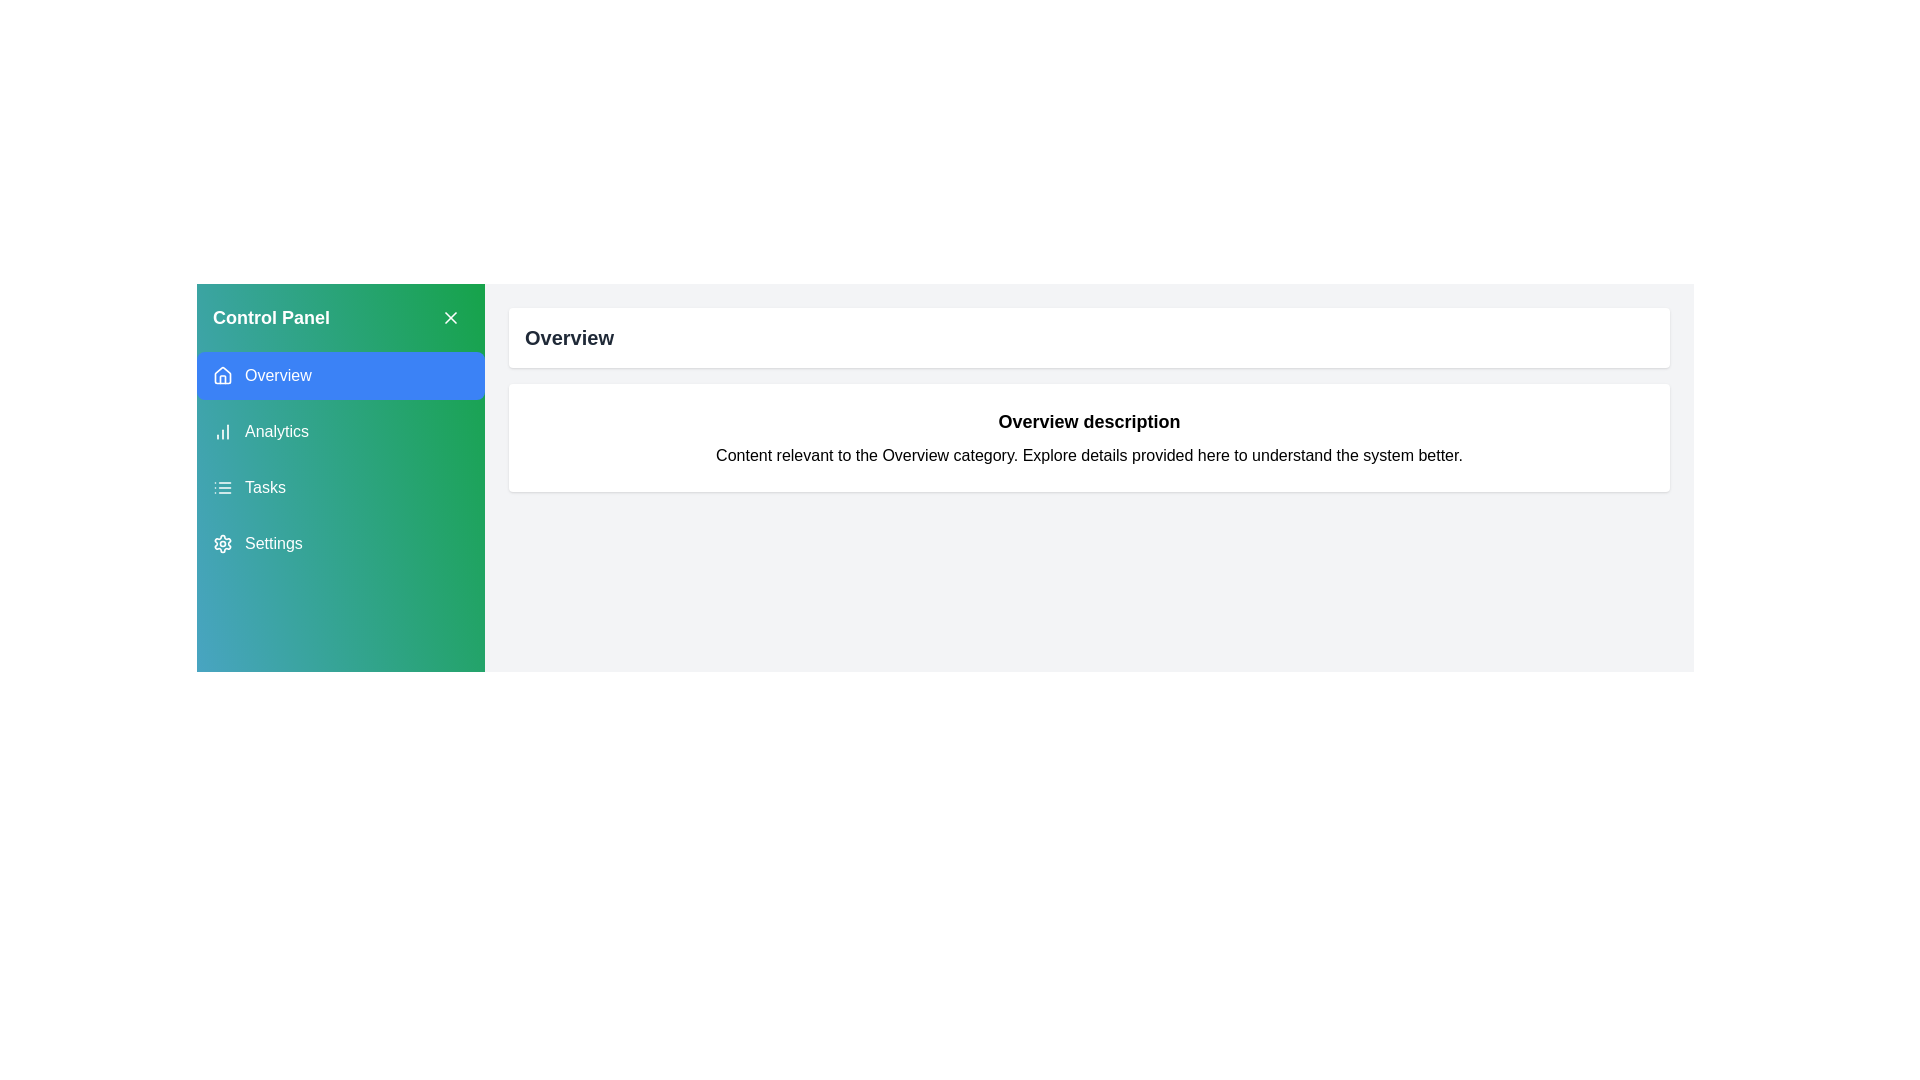  Describe the element at coordinates (1088, 455) in the screenshot. I see `the text in the content area to select a word` at that location.